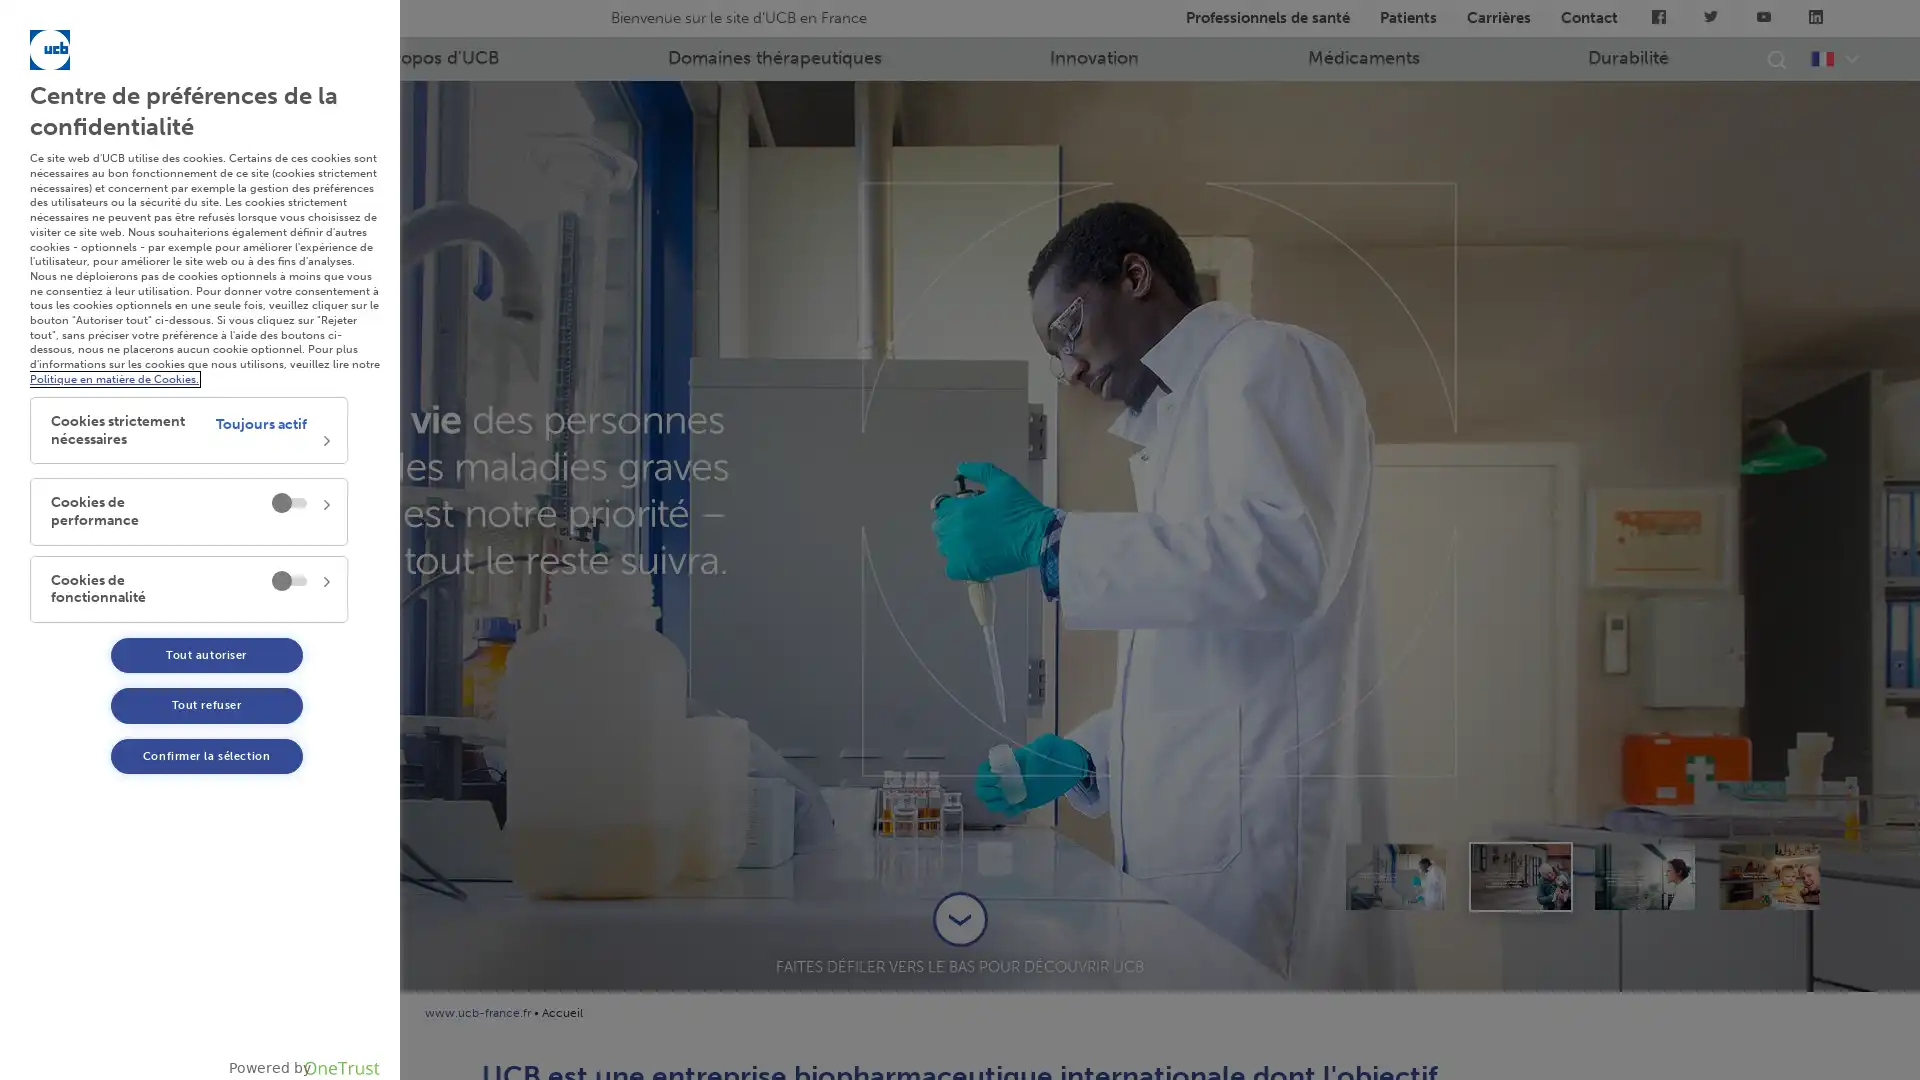  Describe the element at coordinates (188, 510) in the screenshot. I see `Cookies de performance` at that location.